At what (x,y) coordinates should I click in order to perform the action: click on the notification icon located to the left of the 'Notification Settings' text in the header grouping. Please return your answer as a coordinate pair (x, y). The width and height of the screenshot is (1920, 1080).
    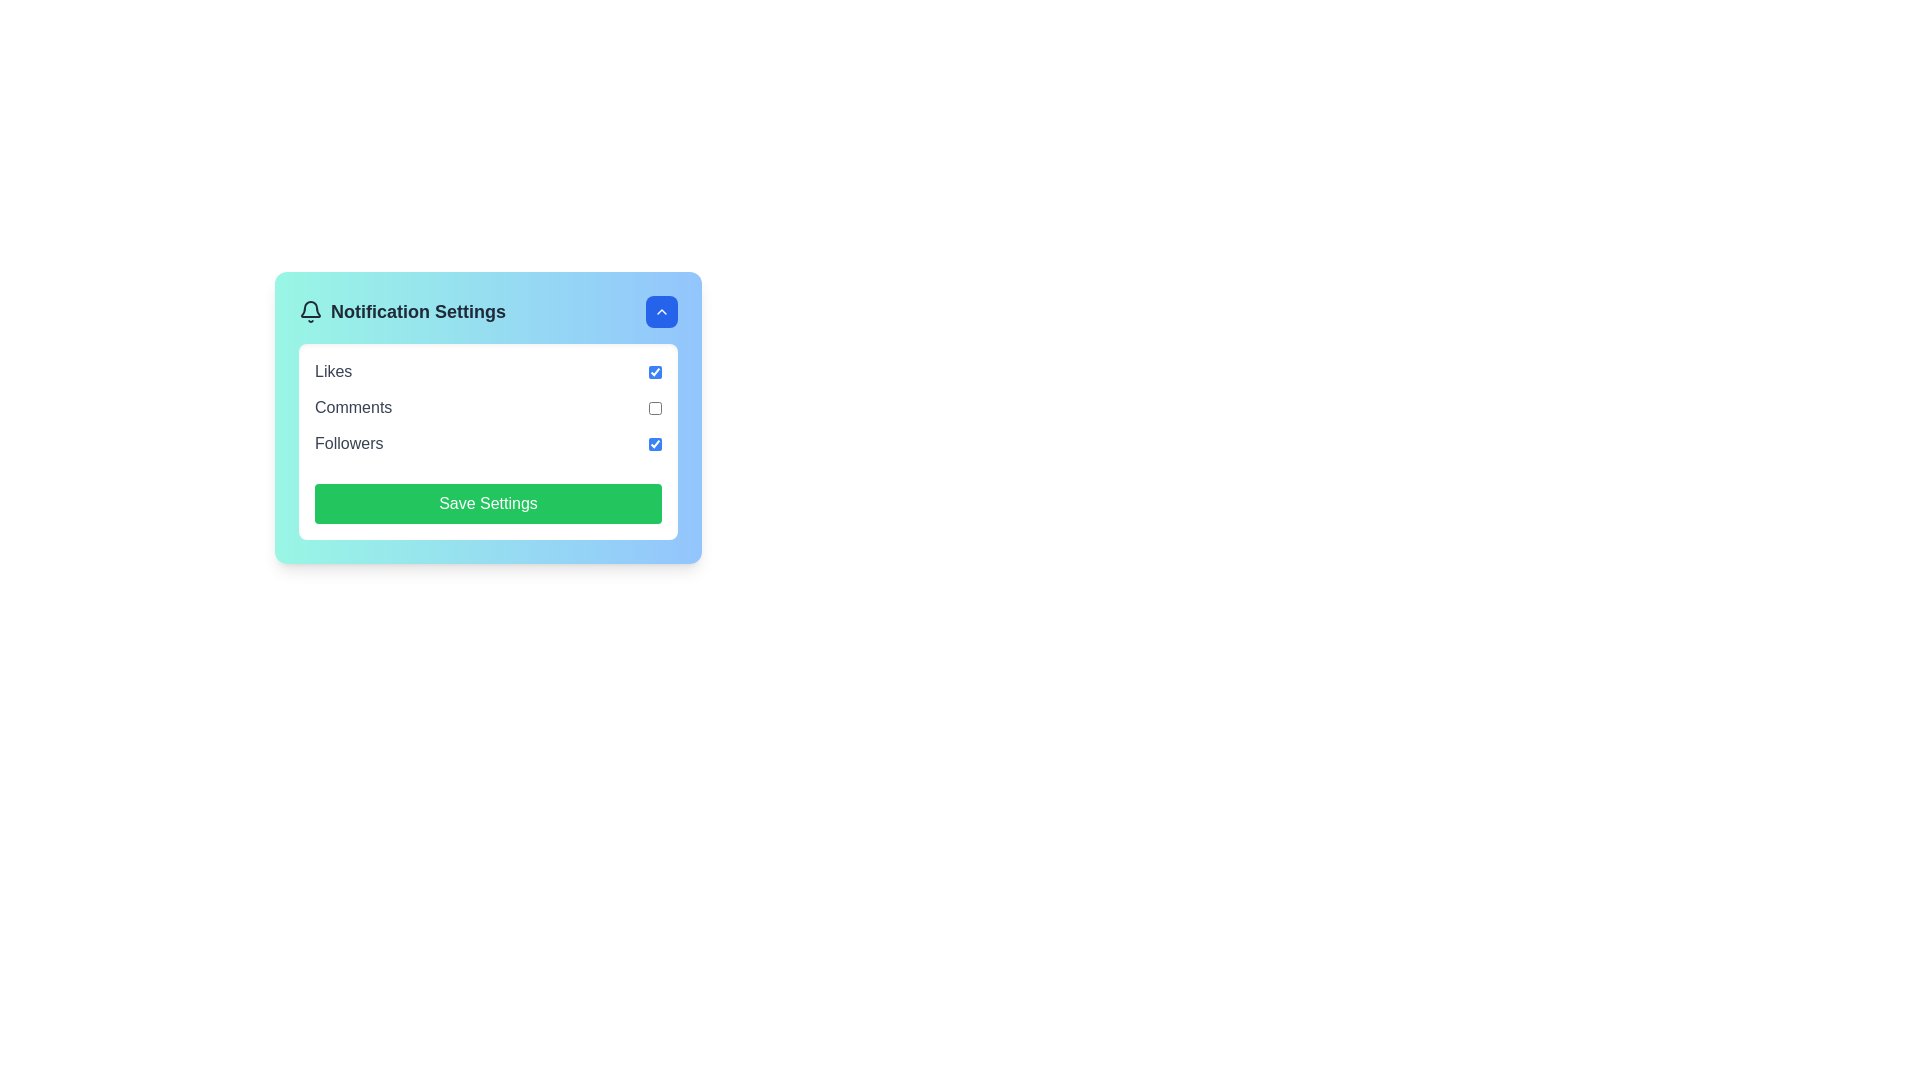
    Looking at the image, I should click on (310, 312).